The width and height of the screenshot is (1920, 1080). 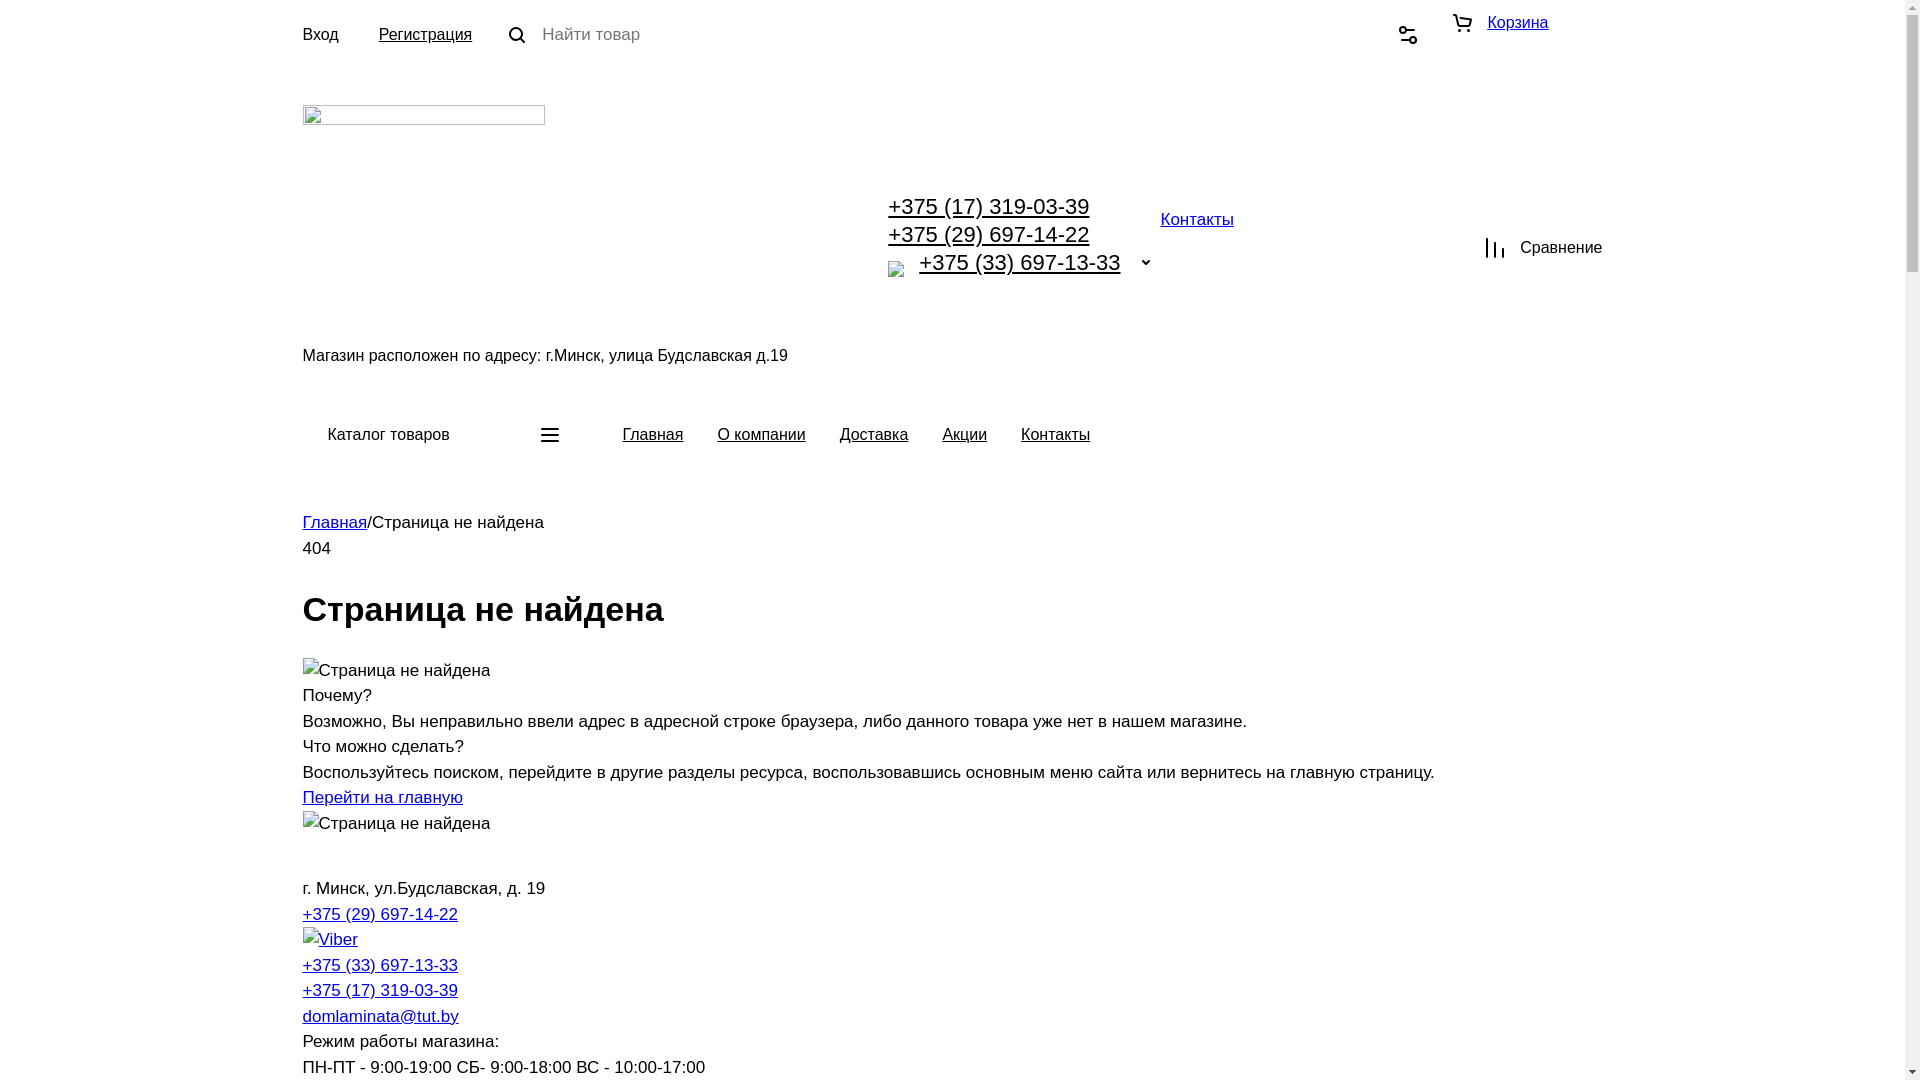 I want to click on '+375 (33) 697-13-33', so click(x=379, y=964).